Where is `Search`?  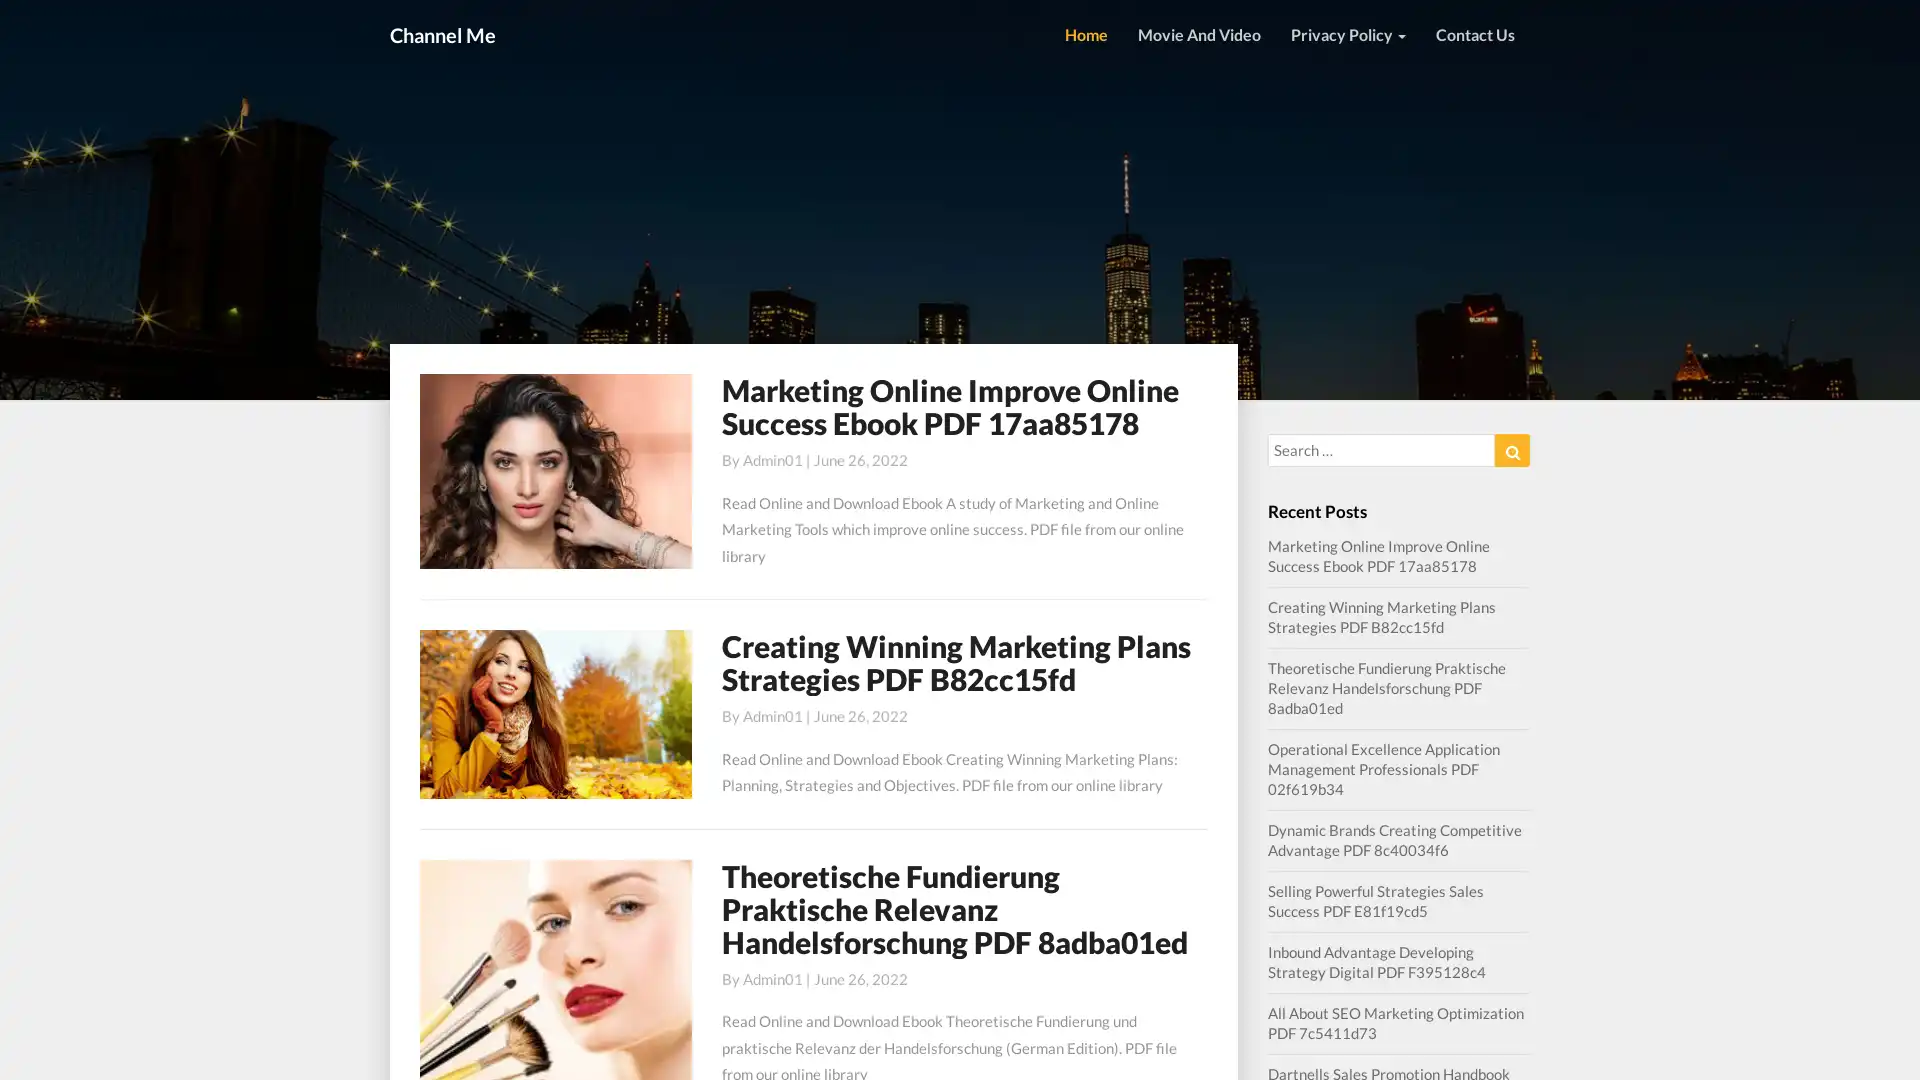 Search is located at coordinates (1512, 450).